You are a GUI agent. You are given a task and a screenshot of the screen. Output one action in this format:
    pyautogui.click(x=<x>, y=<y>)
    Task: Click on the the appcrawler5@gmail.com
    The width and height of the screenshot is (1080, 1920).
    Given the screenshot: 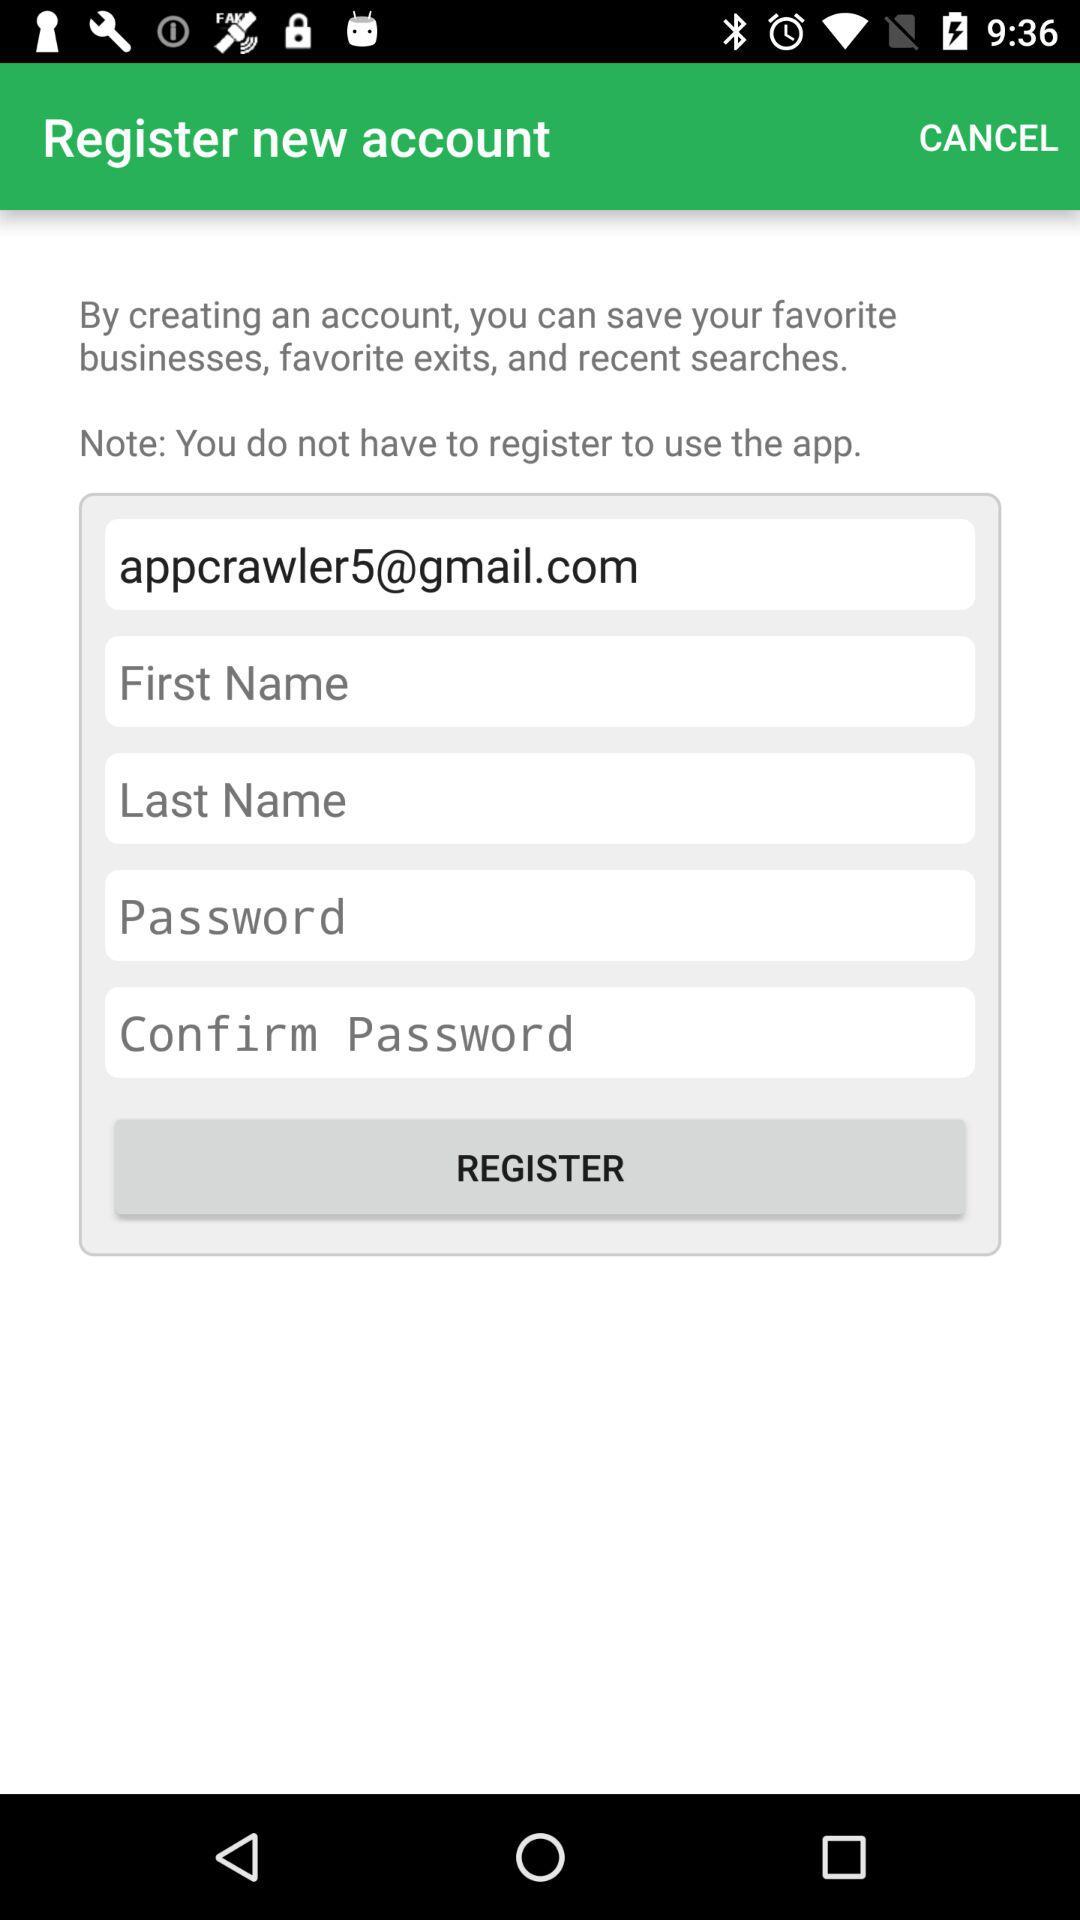 What is the action you would take?
    pyautogui.click(x=540, y=563)
    